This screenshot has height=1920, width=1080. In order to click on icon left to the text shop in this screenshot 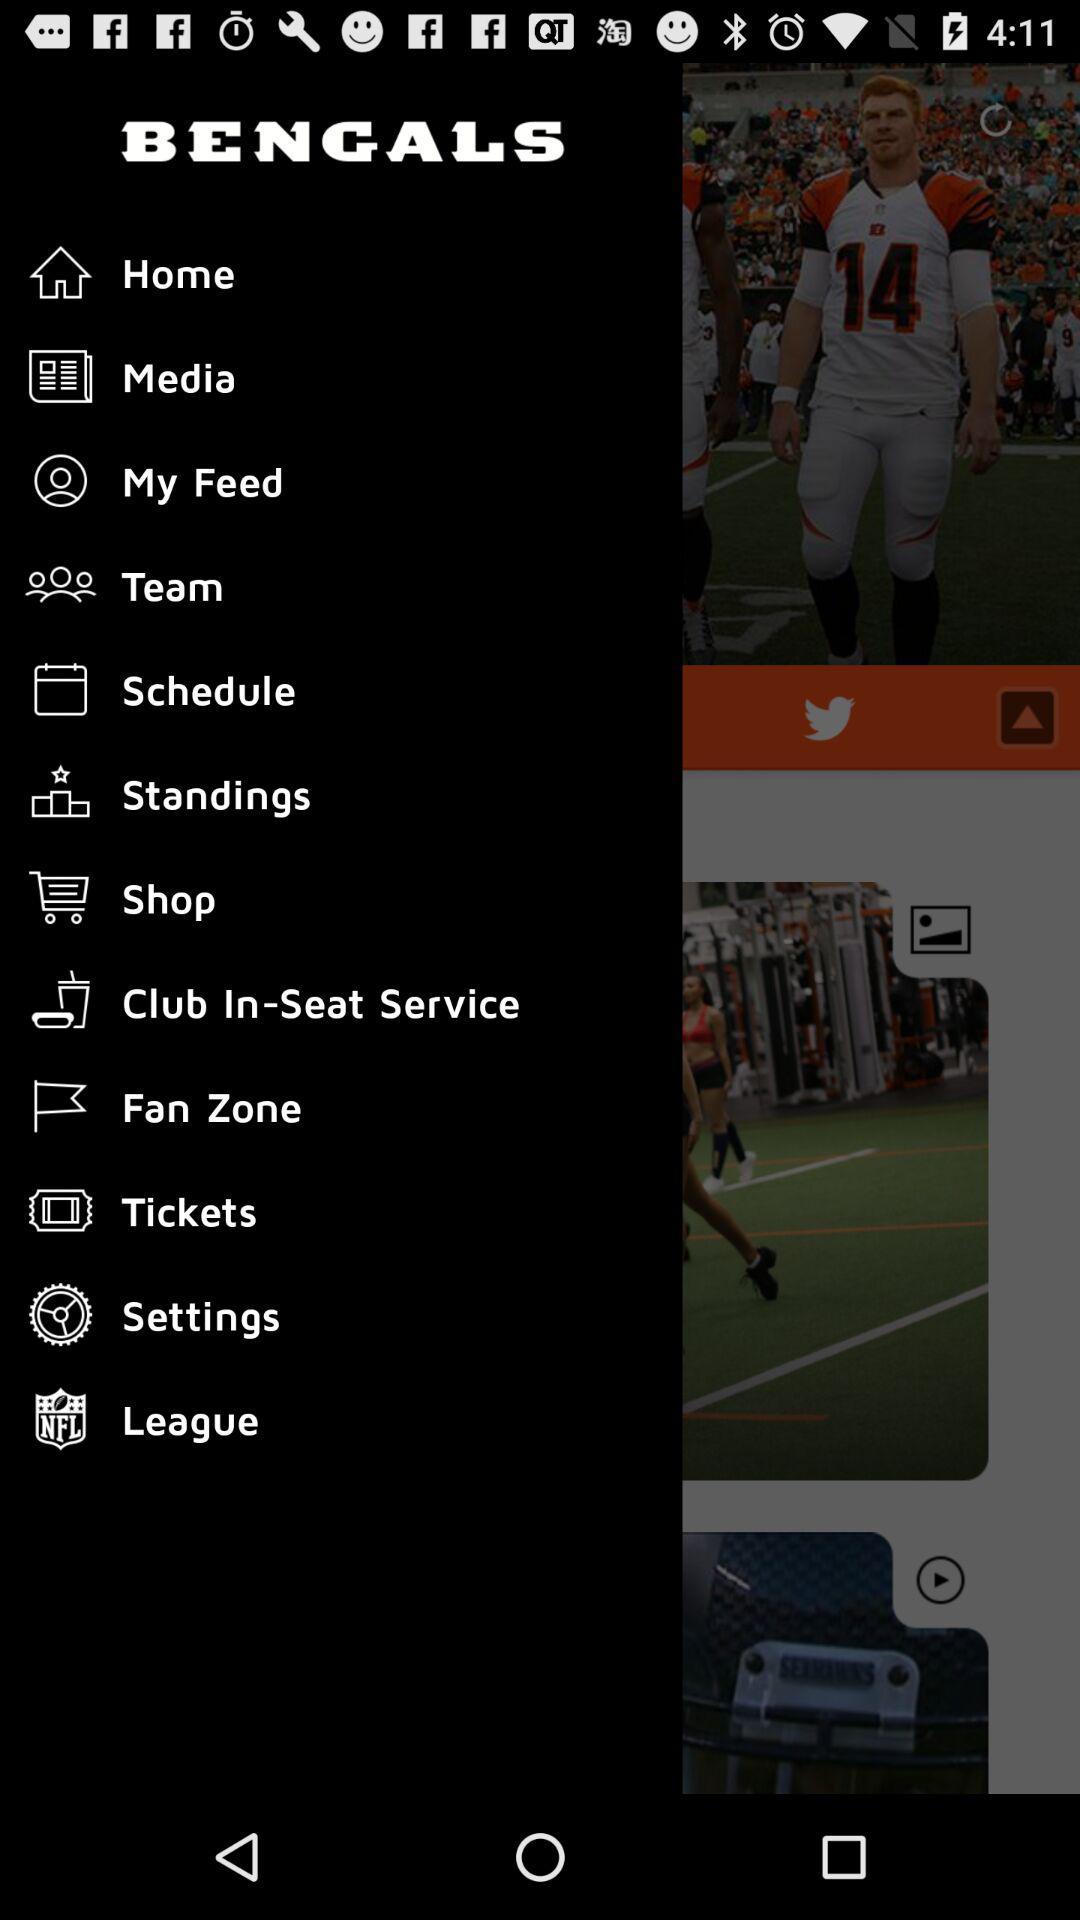, I will do `click(60, 896)`.